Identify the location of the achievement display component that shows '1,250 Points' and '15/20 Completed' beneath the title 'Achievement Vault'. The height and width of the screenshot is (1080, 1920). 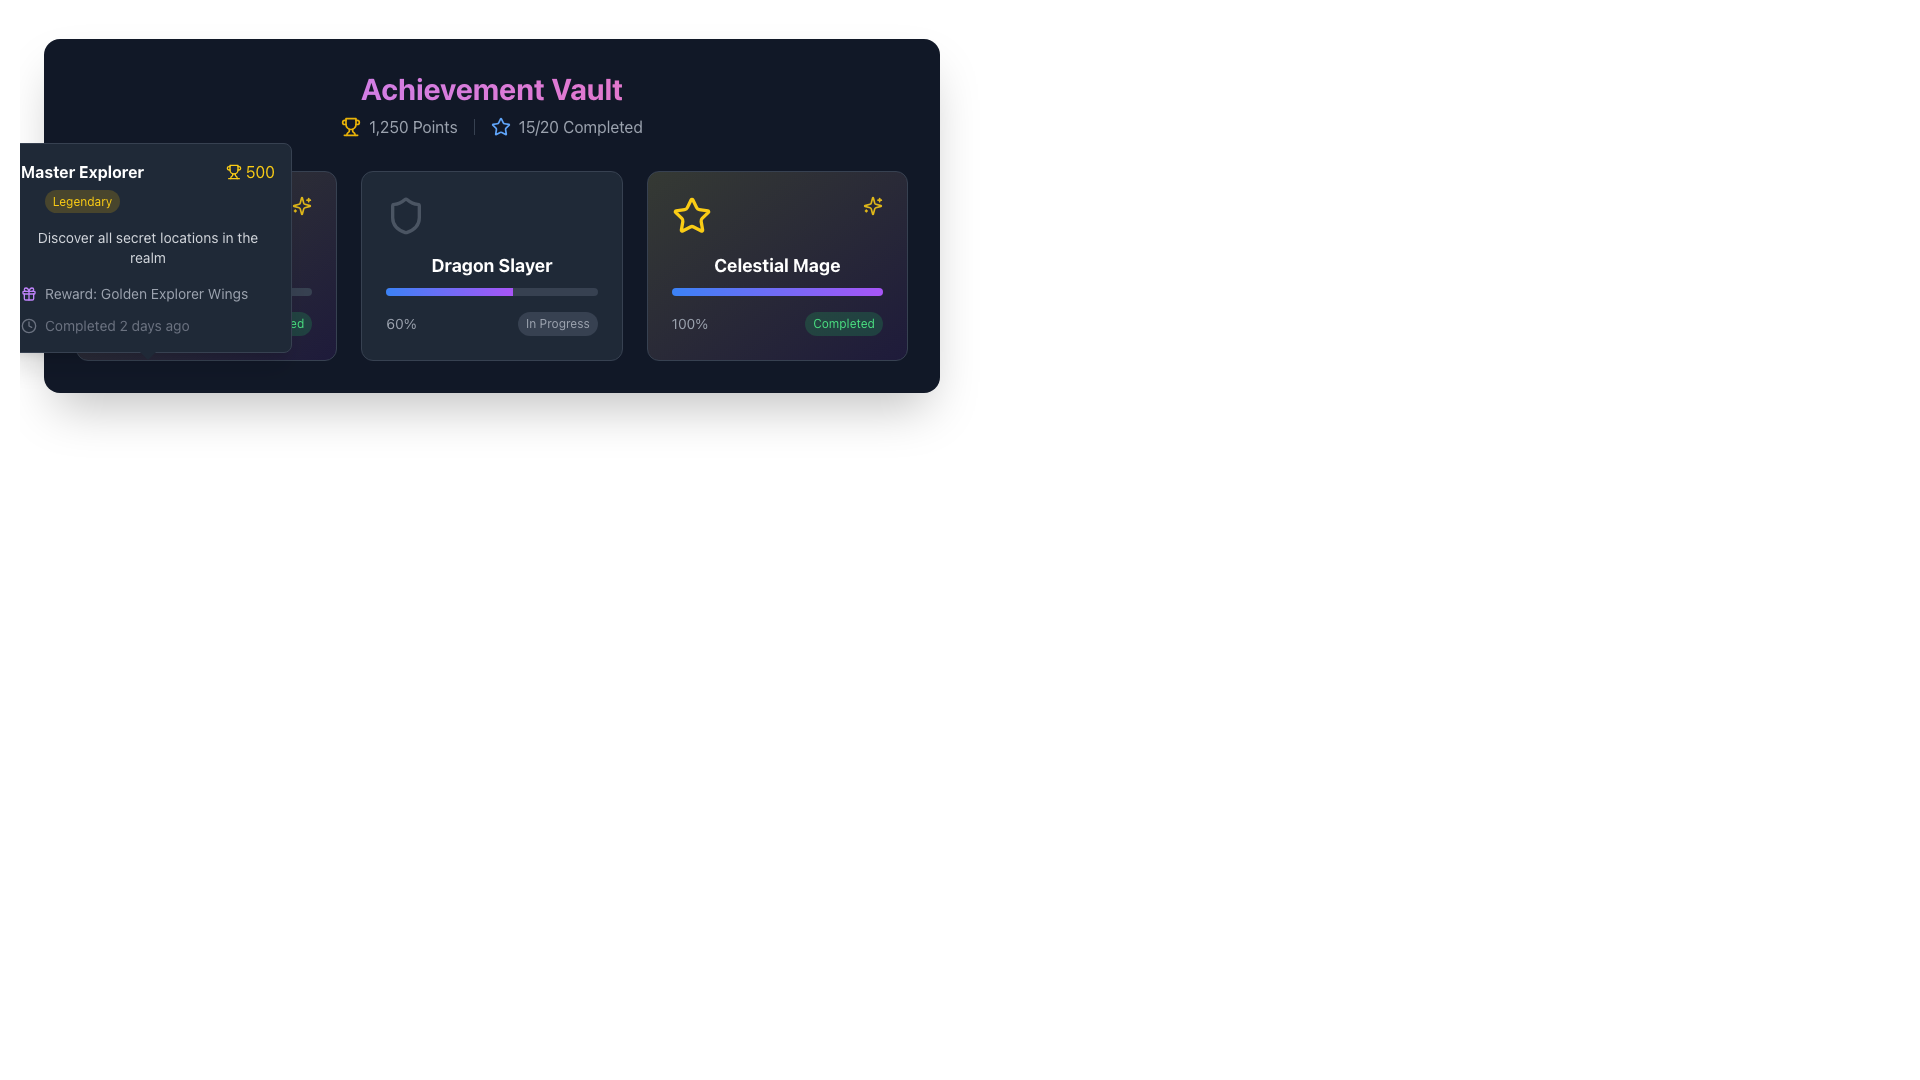
(491, 127).